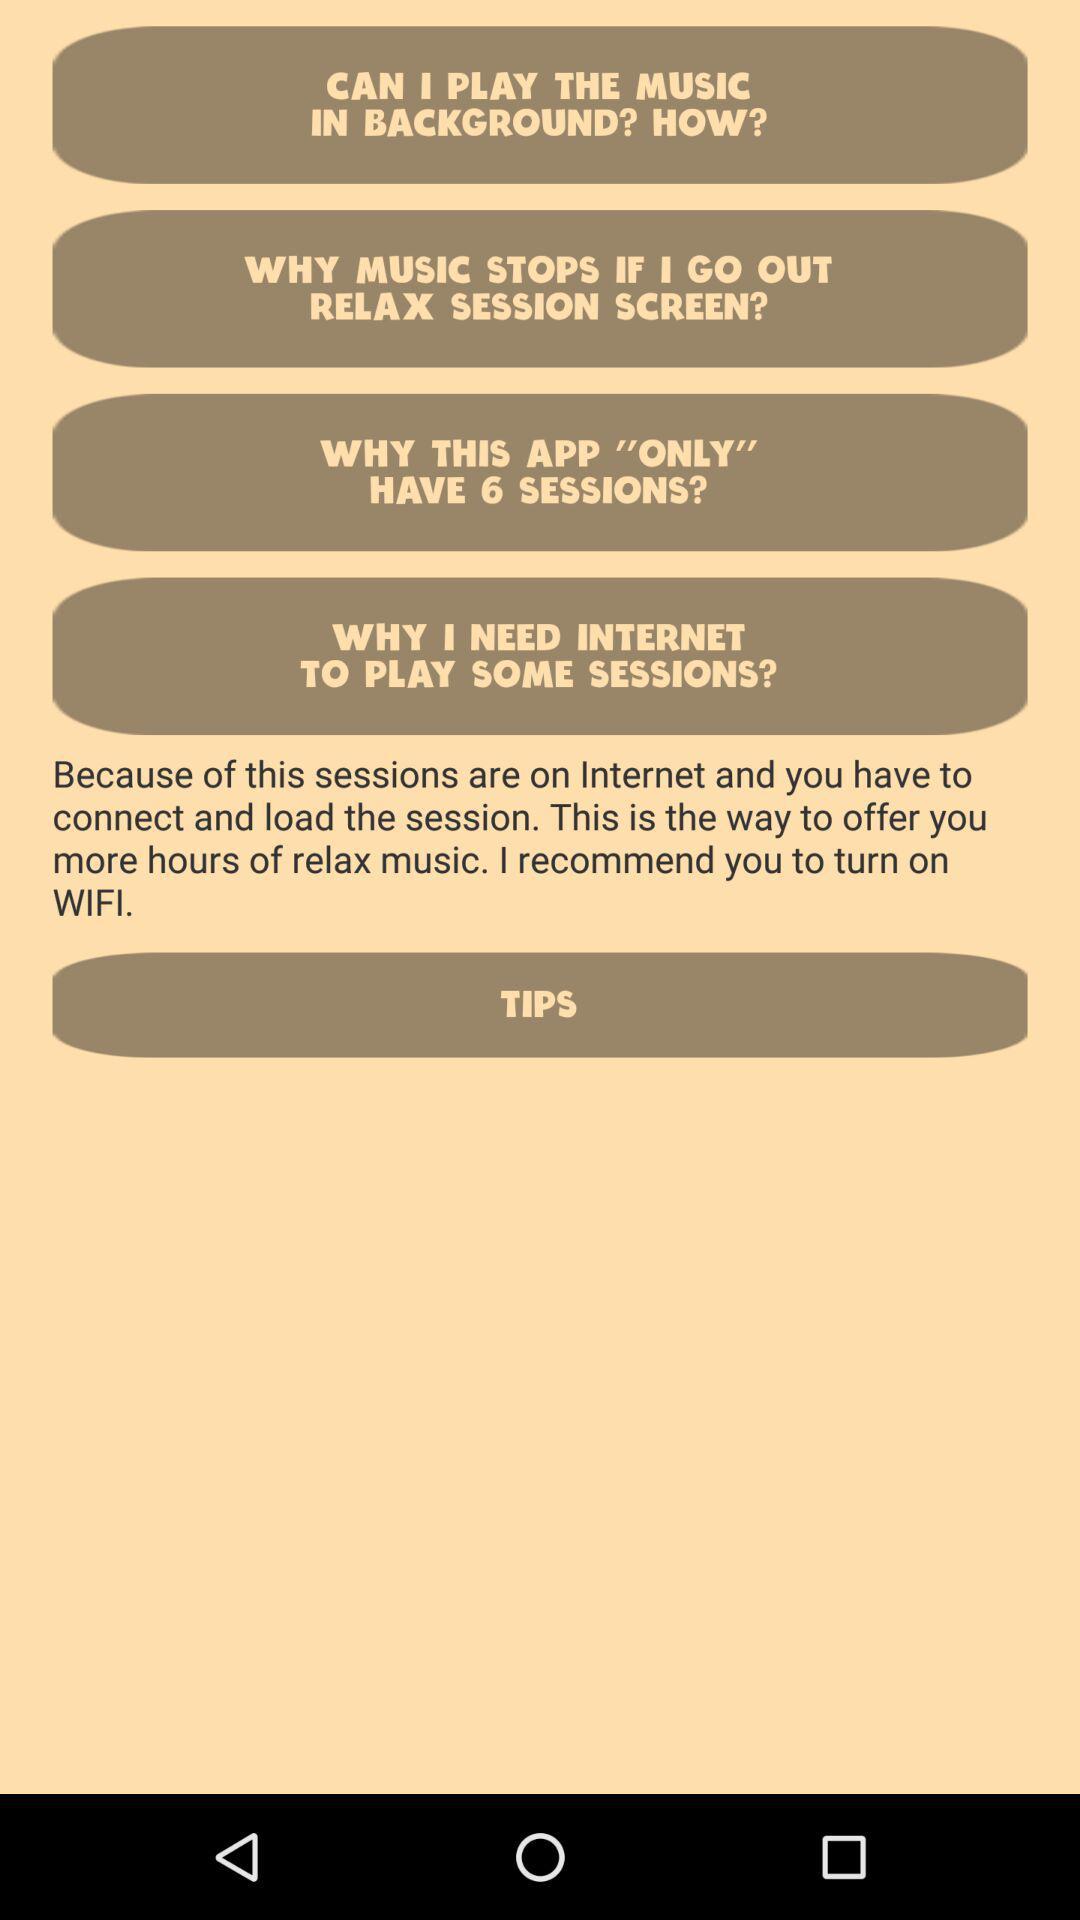 The image size is (1080, 1920). I want to click on why music stops button, so click(540, 287).